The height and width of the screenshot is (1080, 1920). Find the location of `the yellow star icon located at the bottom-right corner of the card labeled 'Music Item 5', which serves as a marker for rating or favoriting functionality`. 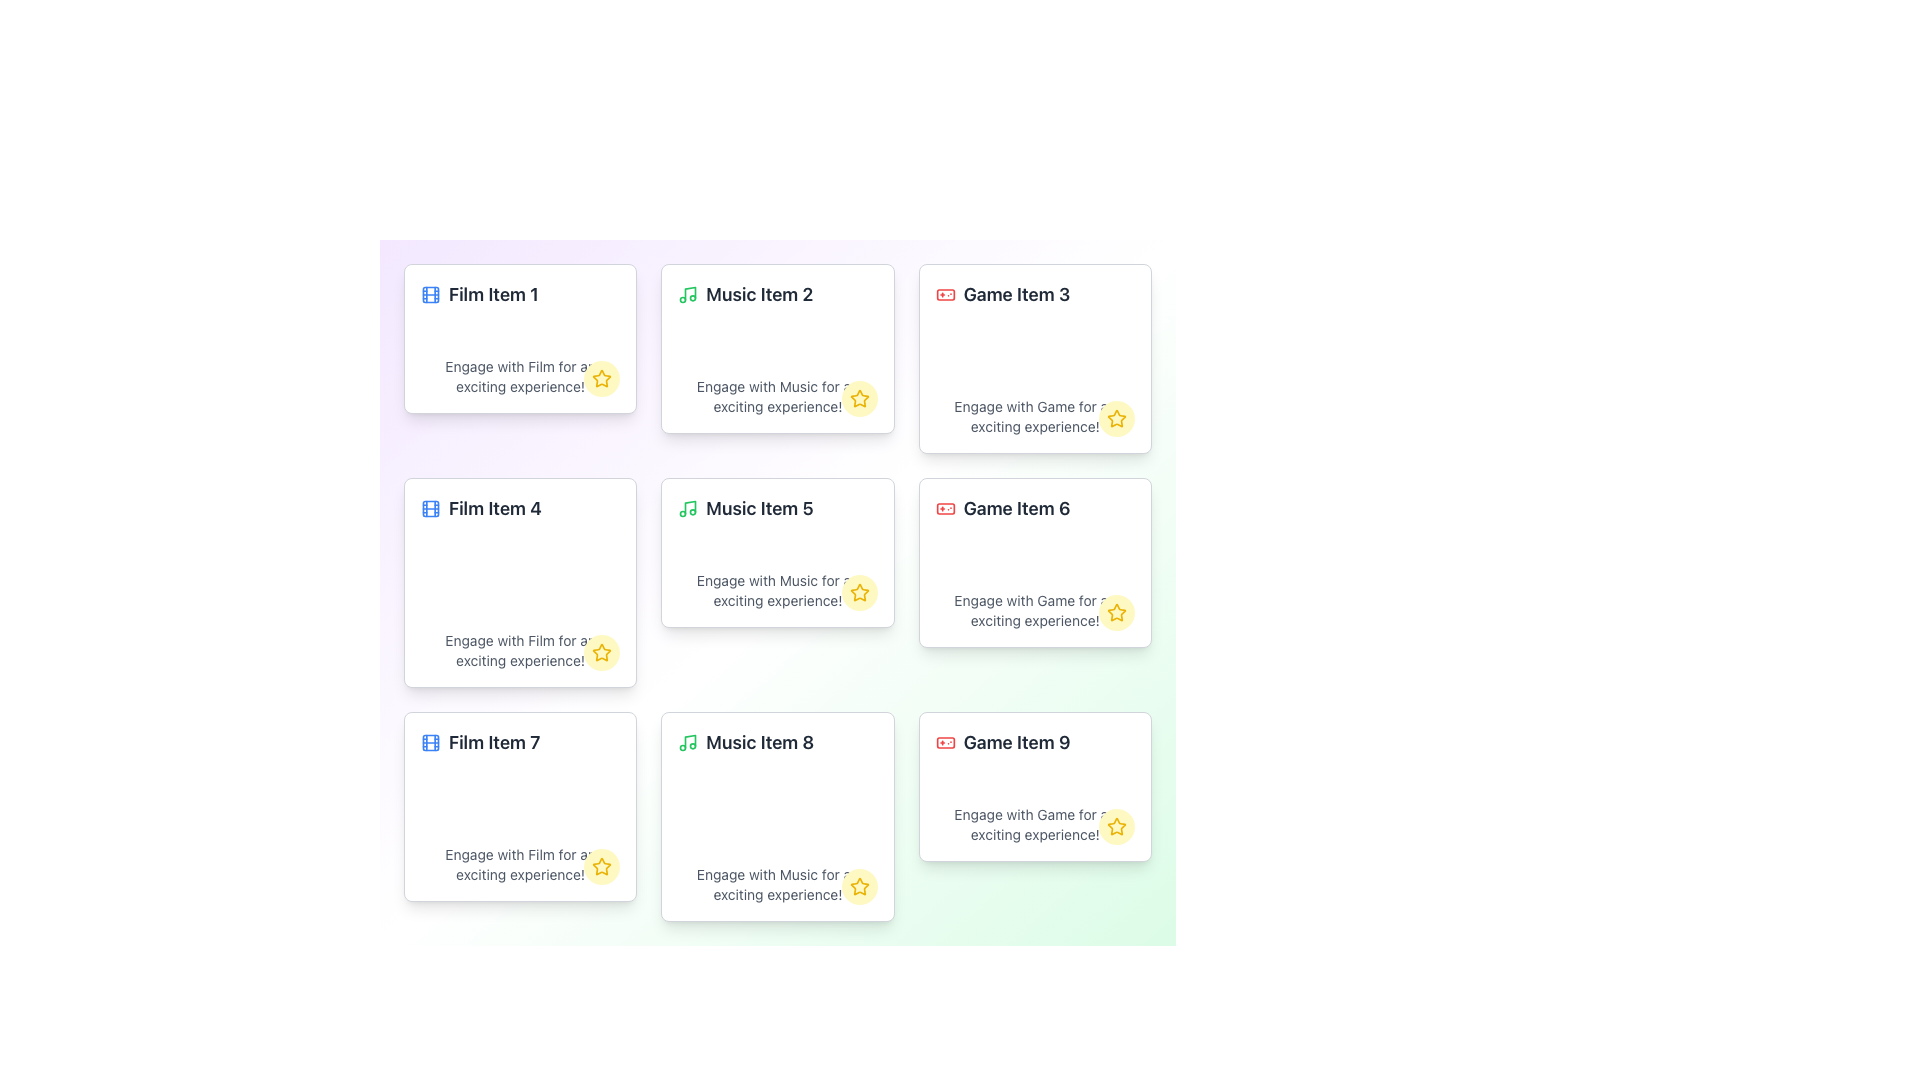

the yellow star icon located at the bottom-right corner of the card labeled 'Music Item 5', which serves as a marker for rating or favoriting functionality is located at coordinates (859, 591).